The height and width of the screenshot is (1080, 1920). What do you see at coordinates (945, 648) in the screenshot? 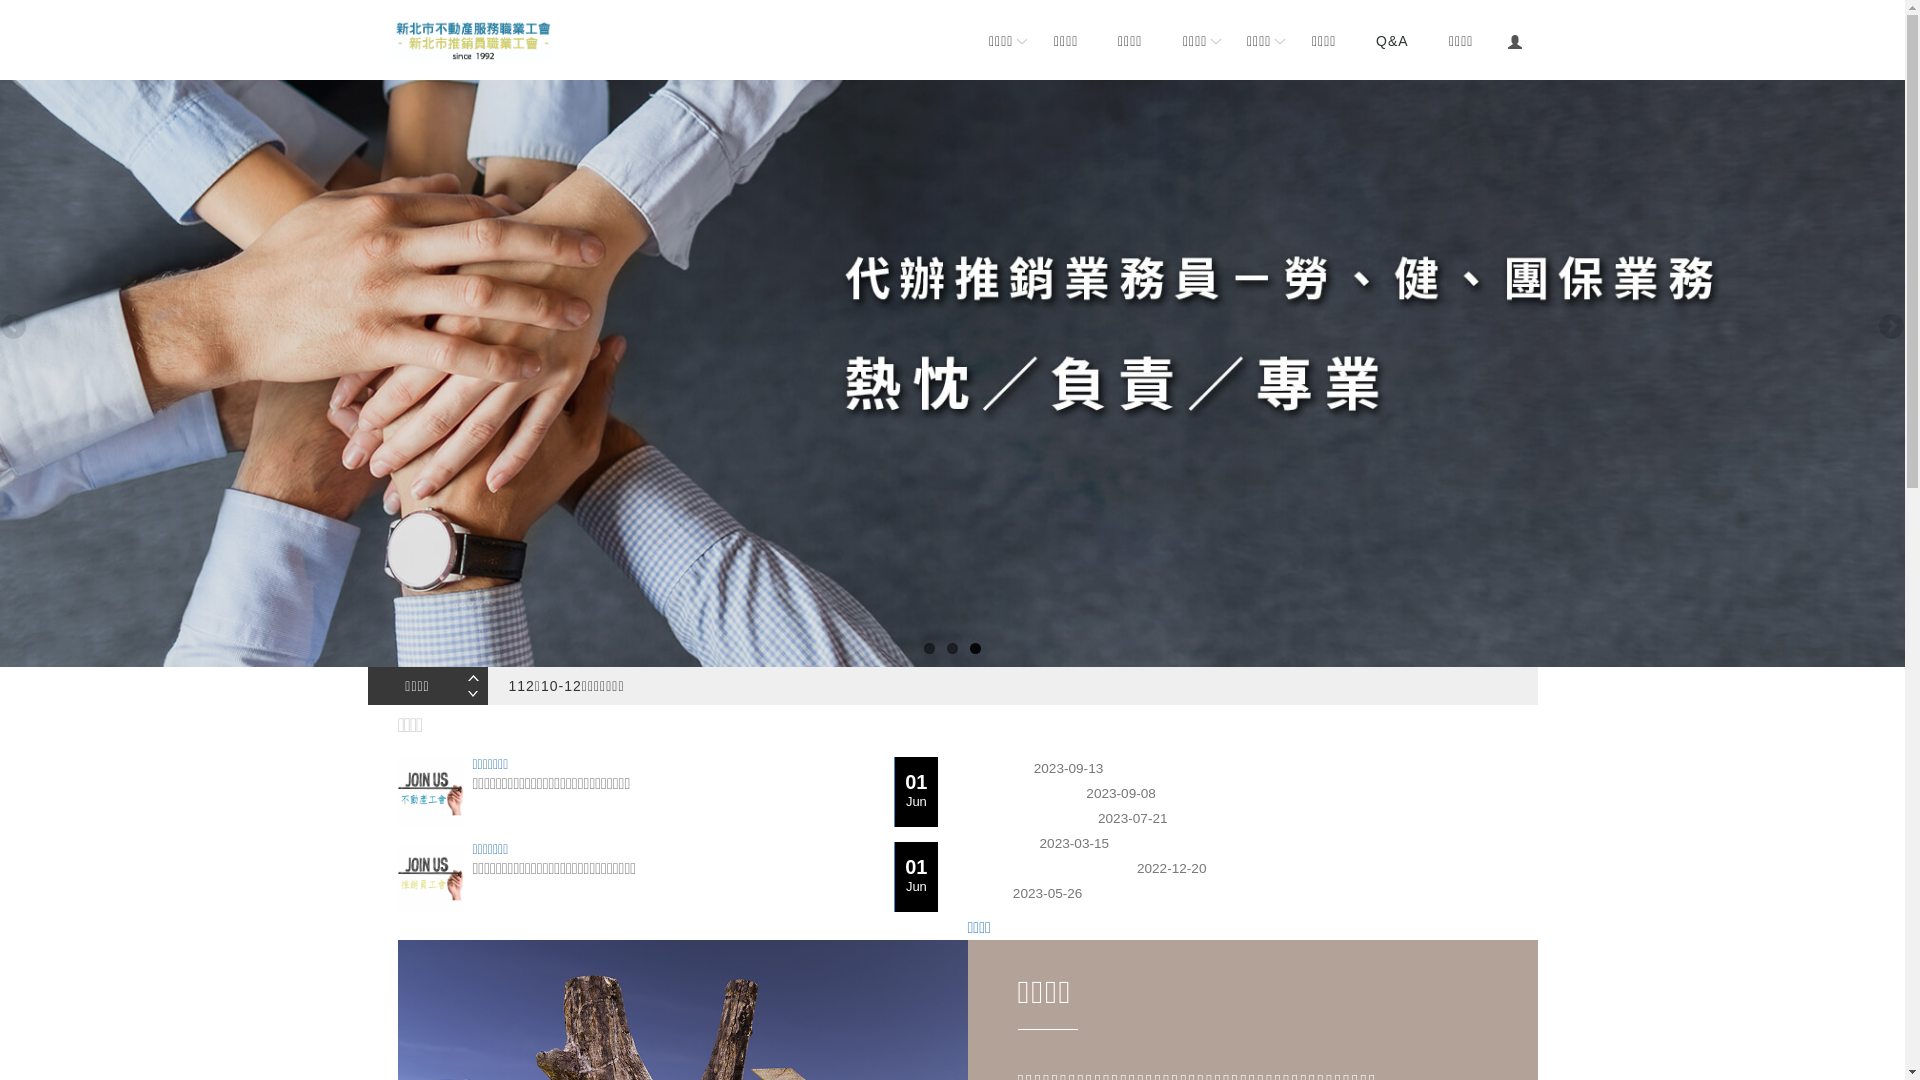
I see `'2'` at bounding box center [945, 648].